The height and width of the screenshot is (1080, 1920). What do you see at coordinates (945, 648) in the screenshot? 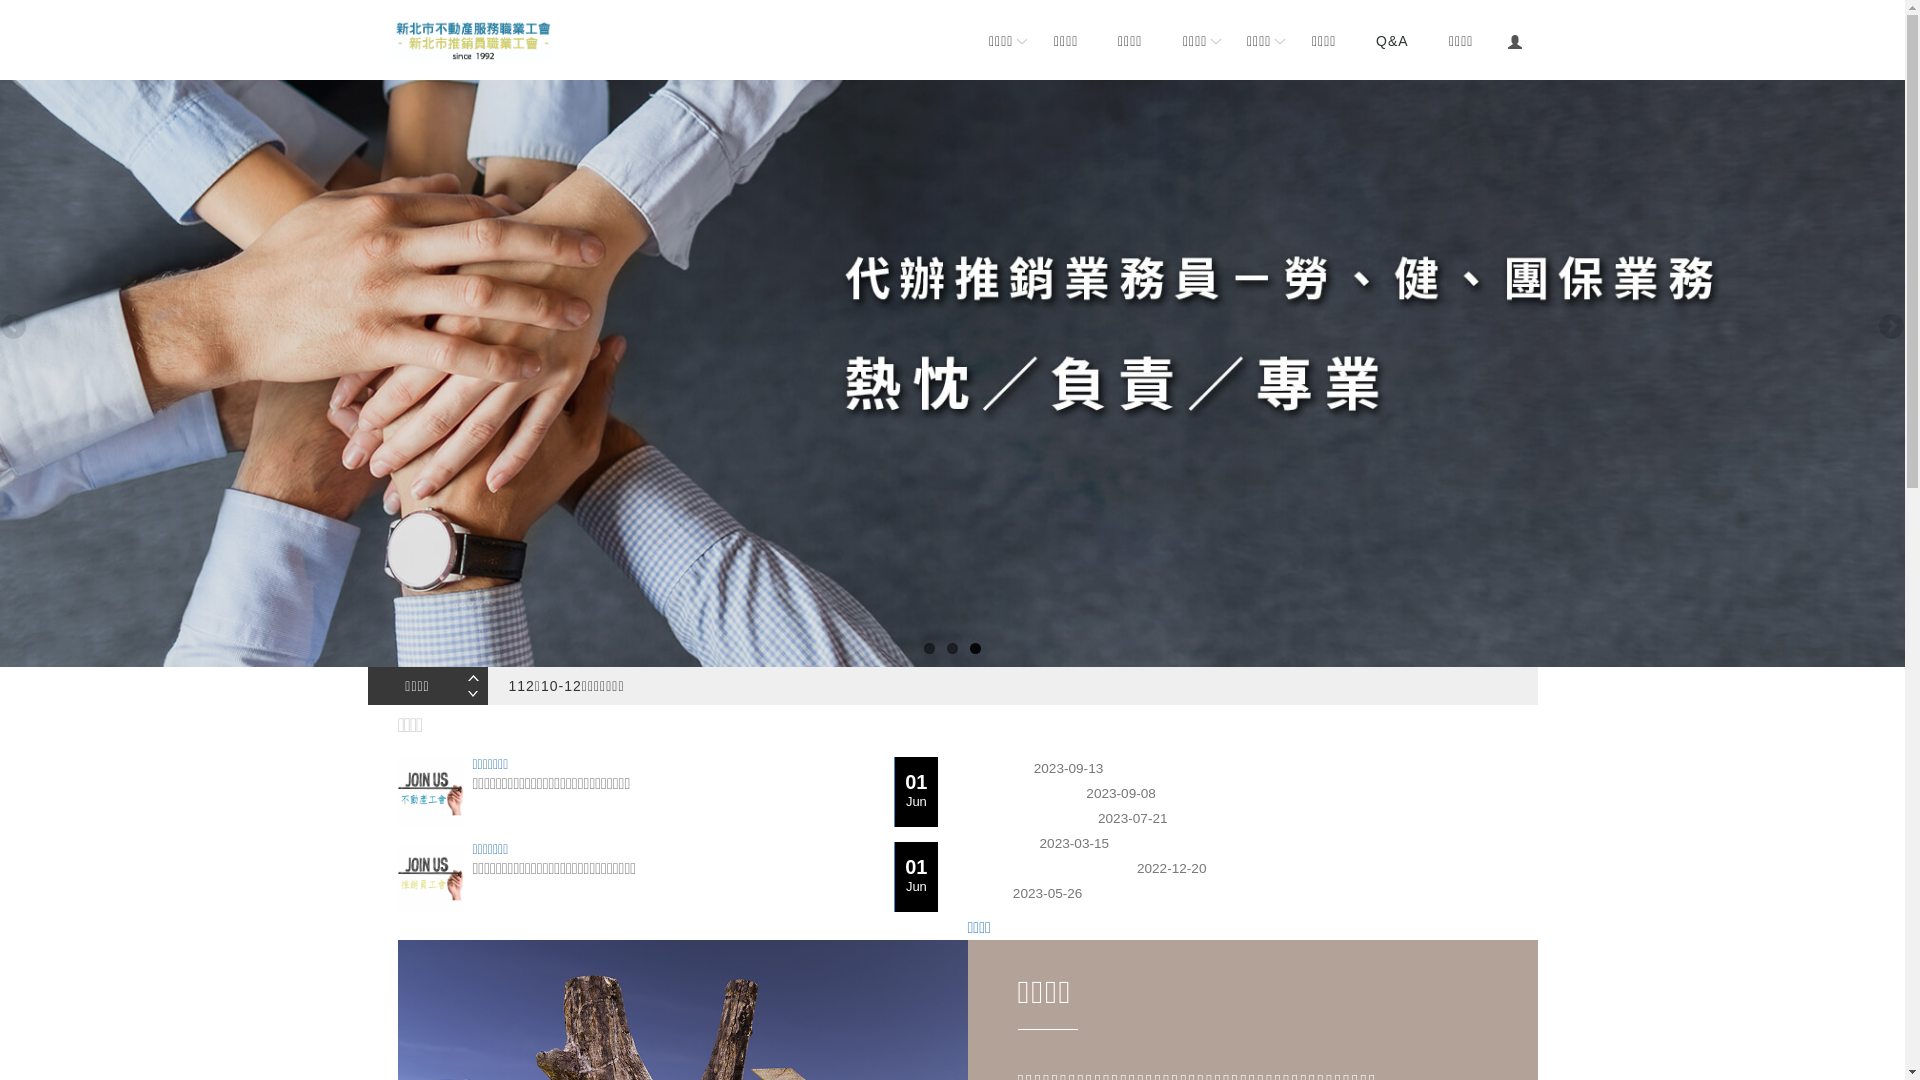
I see `'2'` at bounding box center [945, 648].